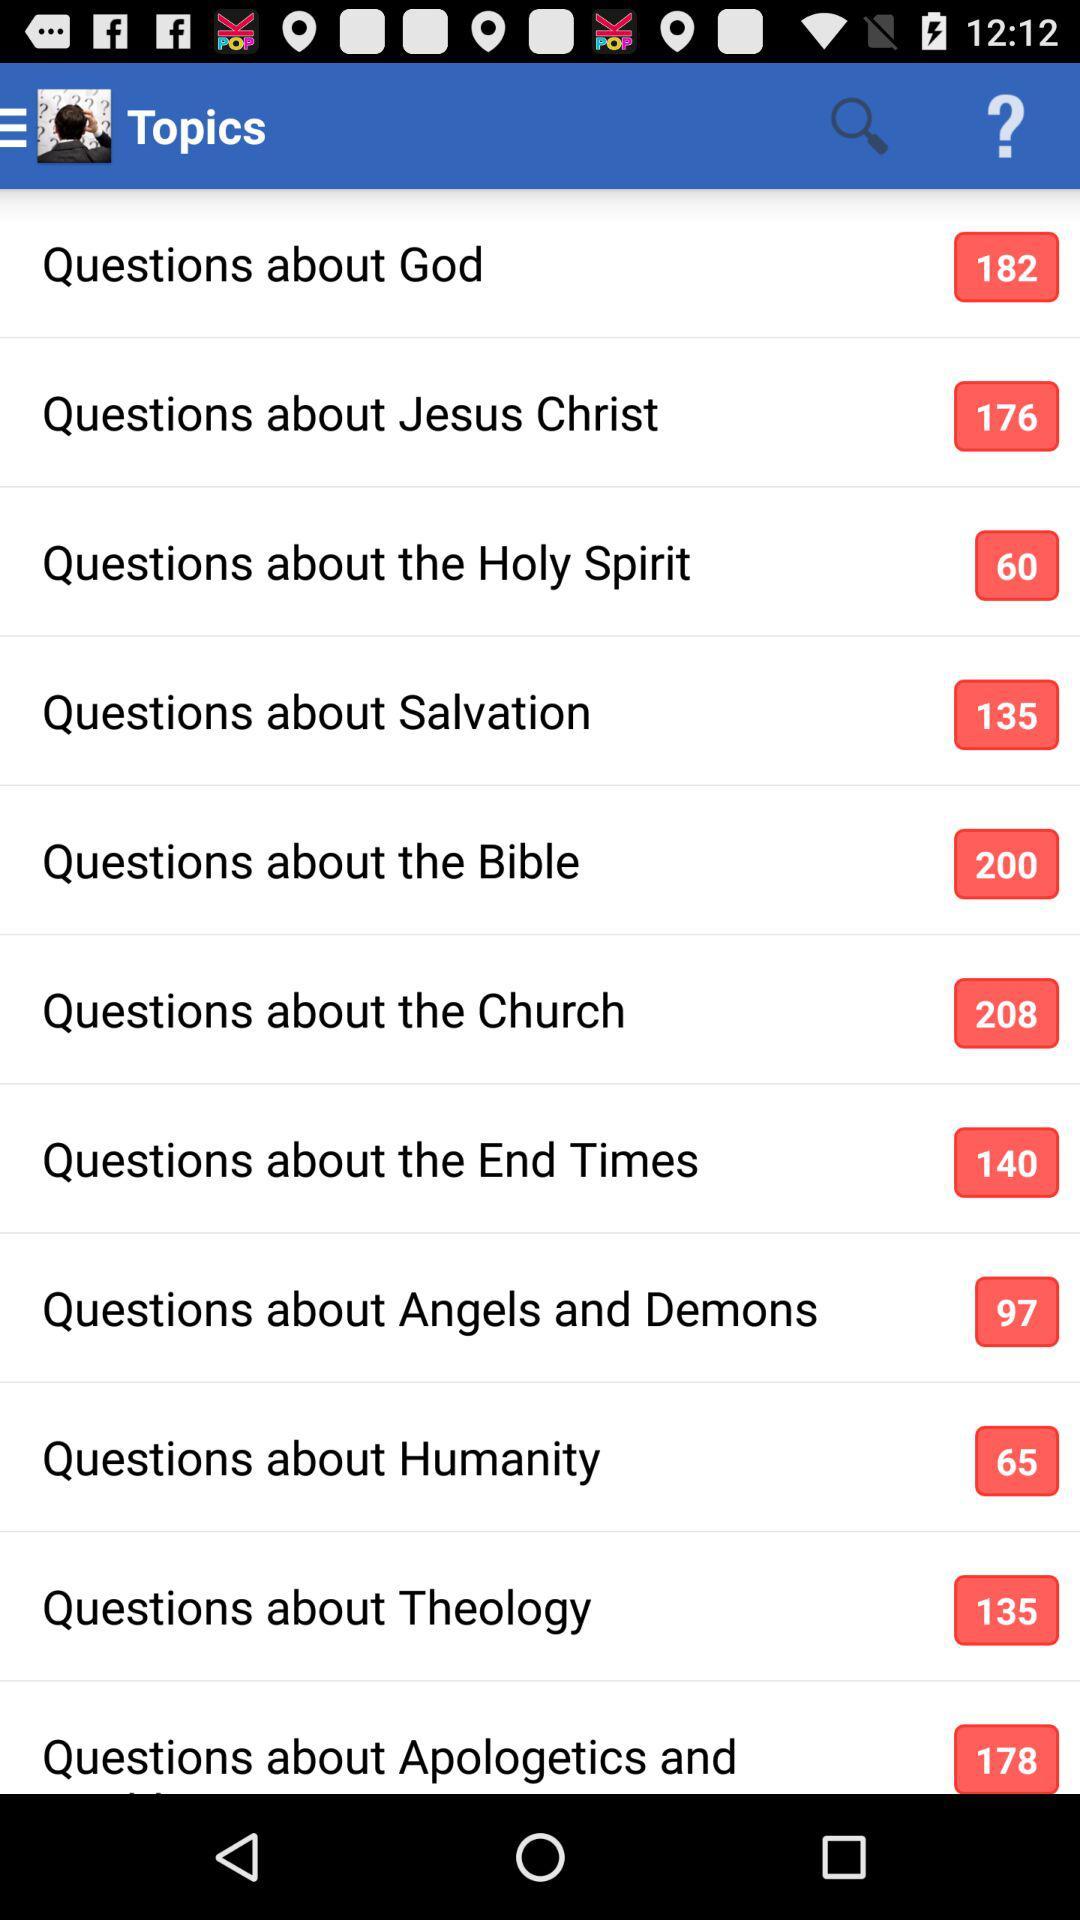 This screenshot has height=1920, width=1080. Describe the element at coordinates (1006, 1013) in the screenshot. I see `the 208 item` at that location.